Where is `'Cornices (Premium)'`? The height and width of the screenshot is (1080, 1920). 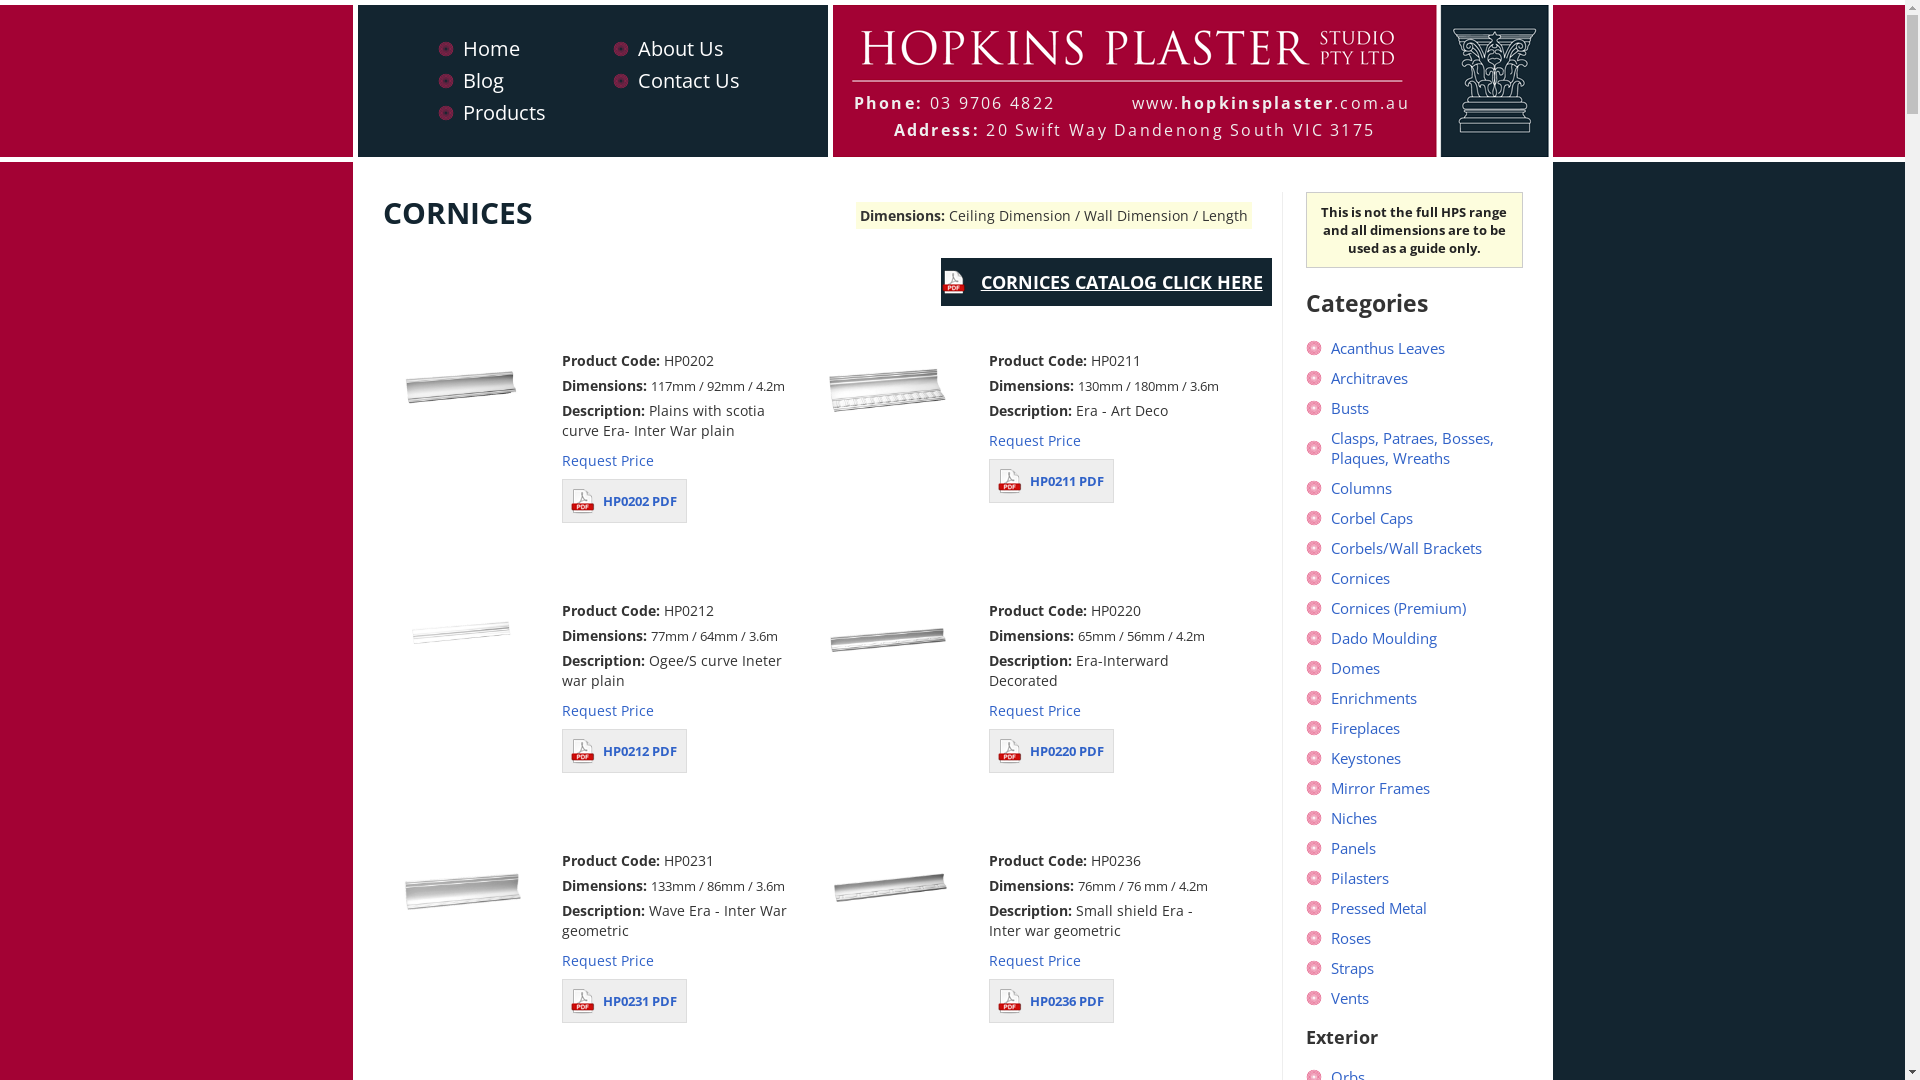
'Cornices (Premium)' is located at coordinates (1397, 607).